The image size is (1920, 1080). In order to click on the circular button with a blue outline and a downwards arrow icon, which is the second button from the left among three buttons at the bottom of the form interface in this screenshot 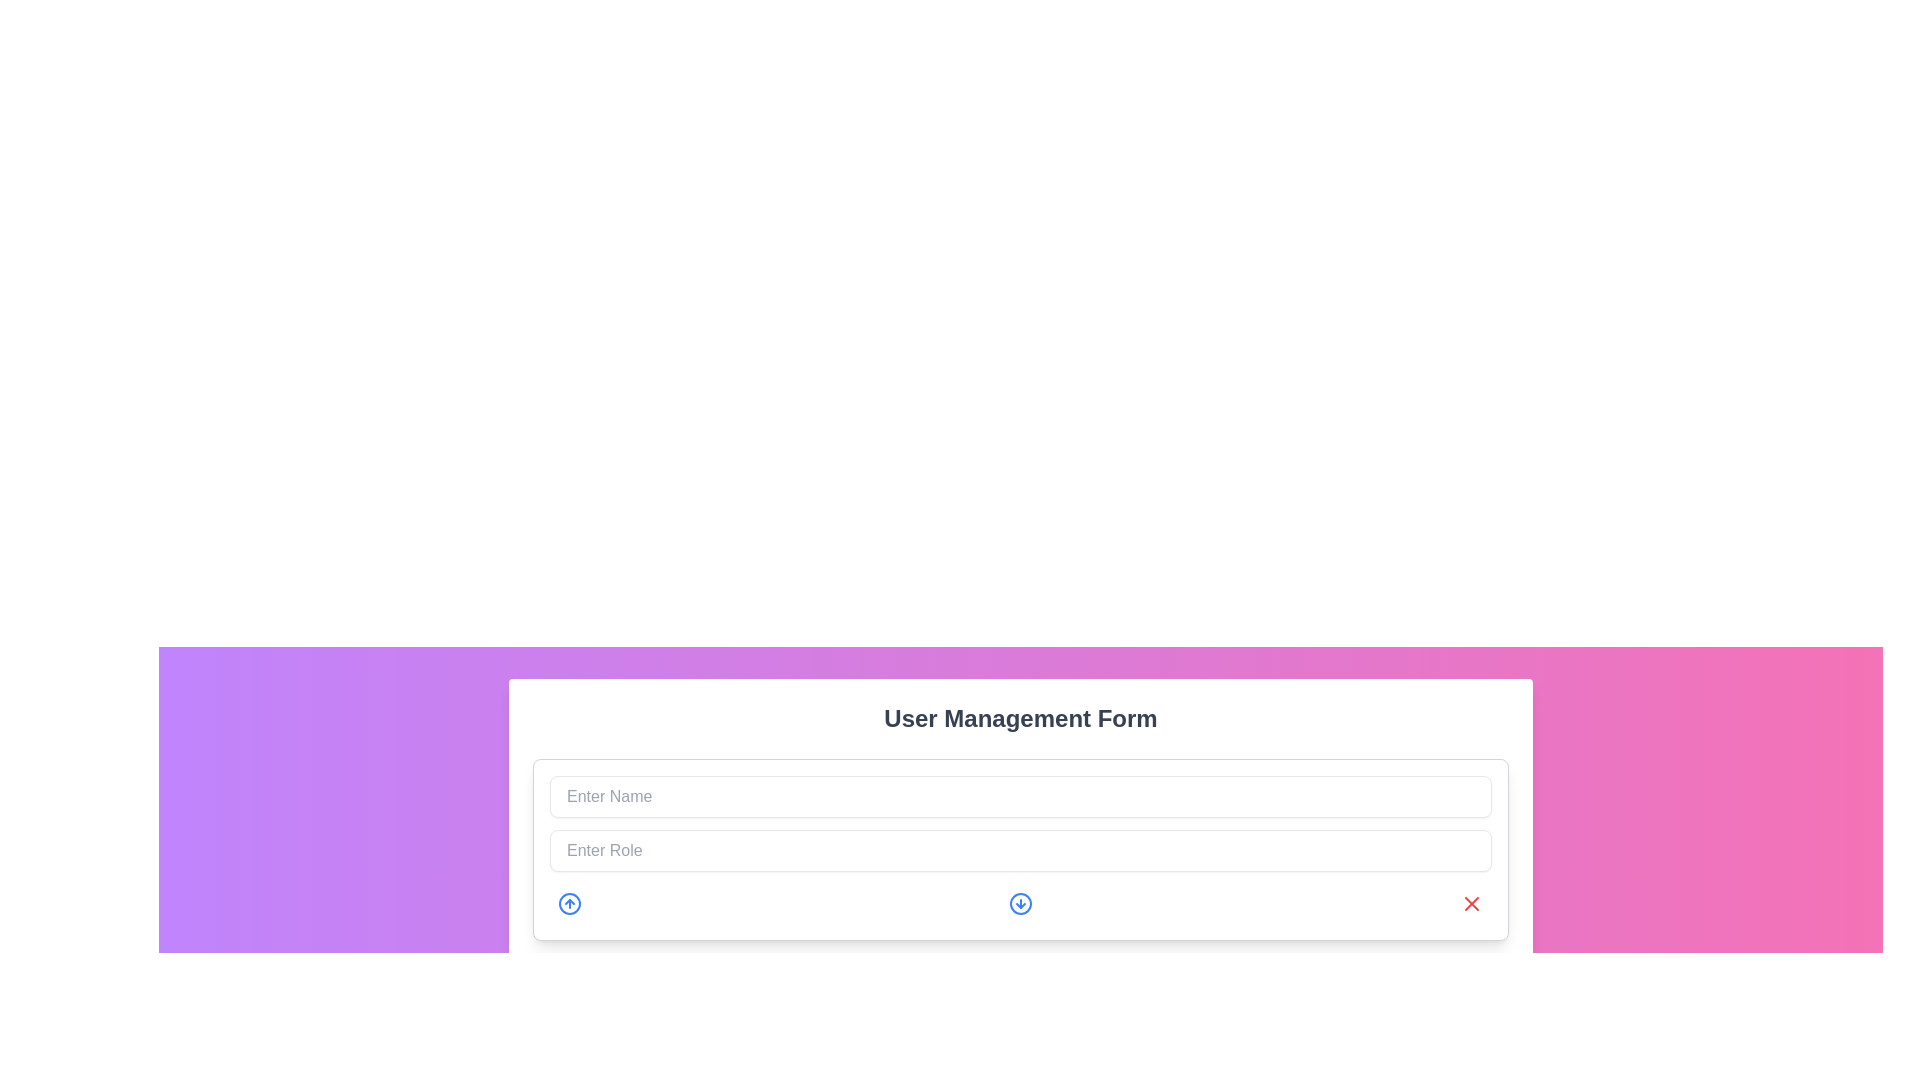, I will do `click(1021, 903)`.